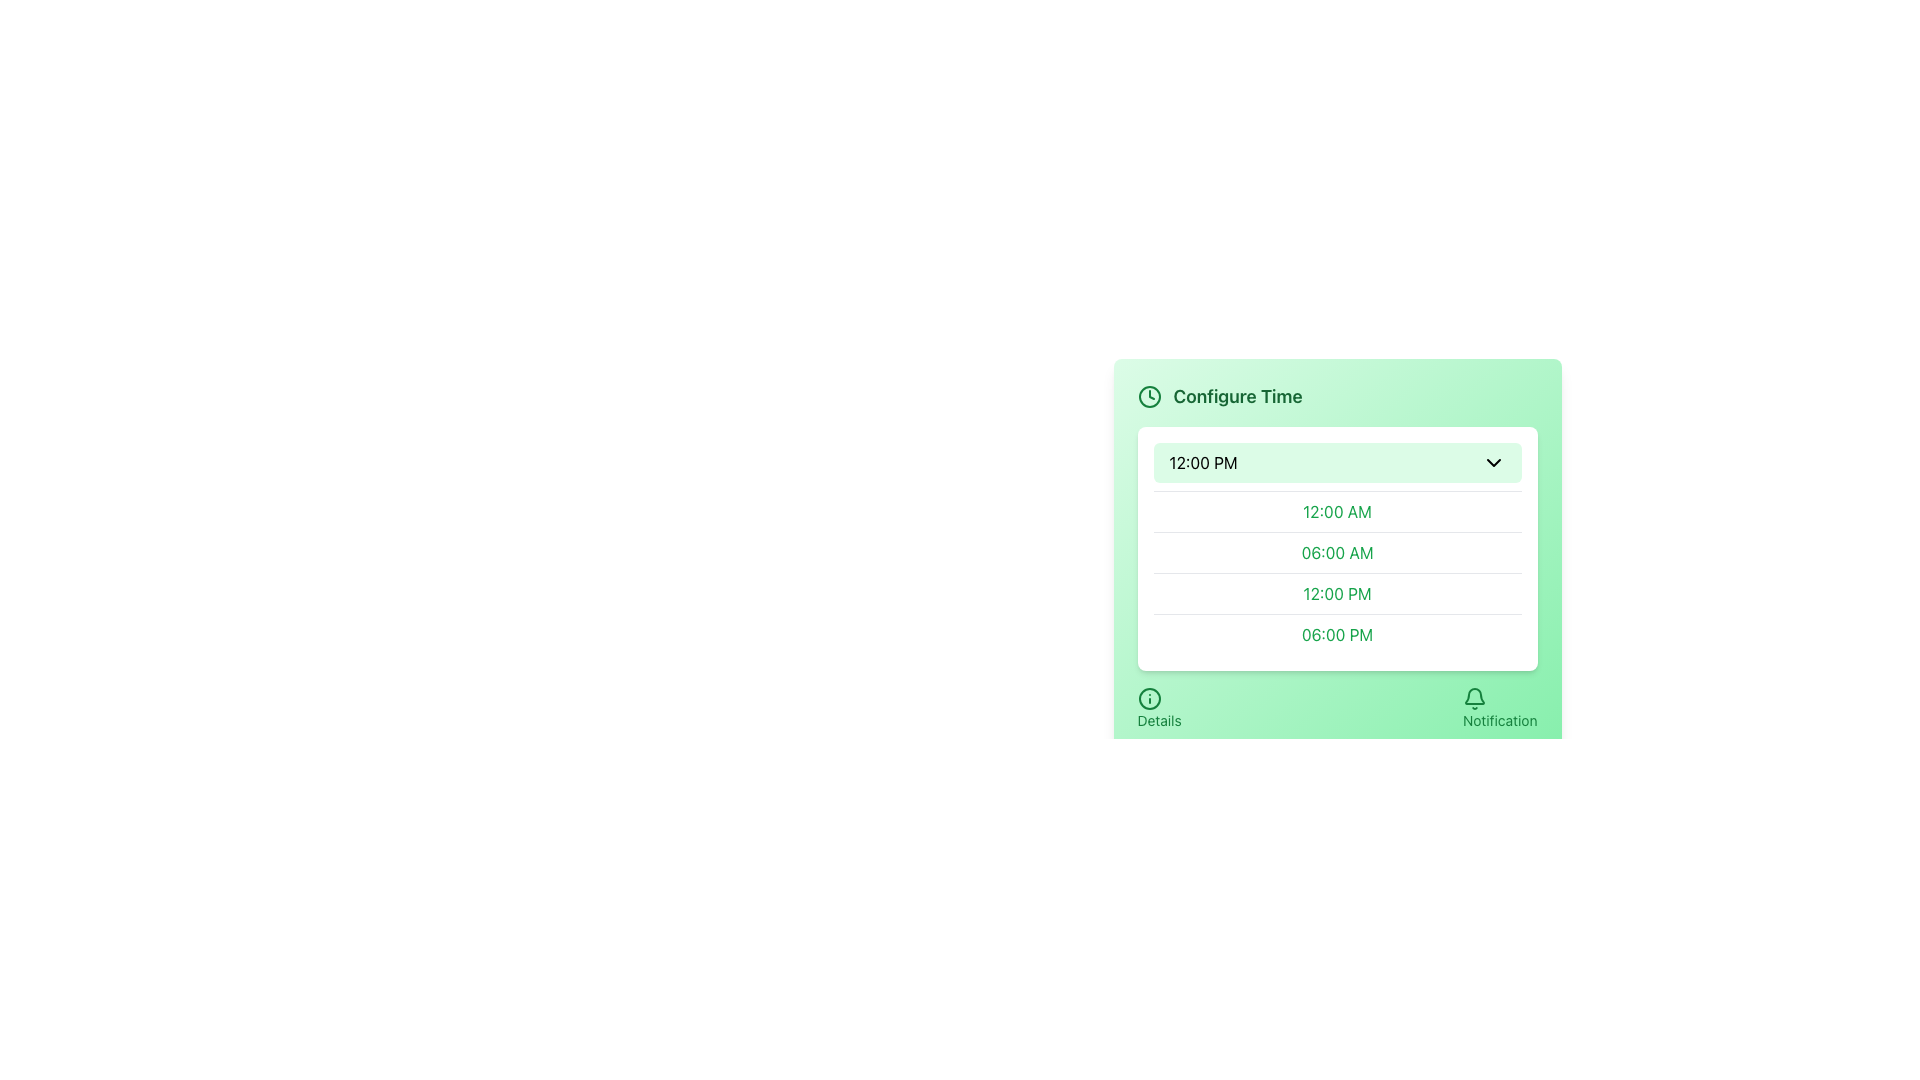 The width and height of the screenshot is (1920, 1080). I want to click on the selectable list item displaying '12:00 PM' in green font color, located in the third row of the dropdown menu, to interact with it, so click(1337, 592).